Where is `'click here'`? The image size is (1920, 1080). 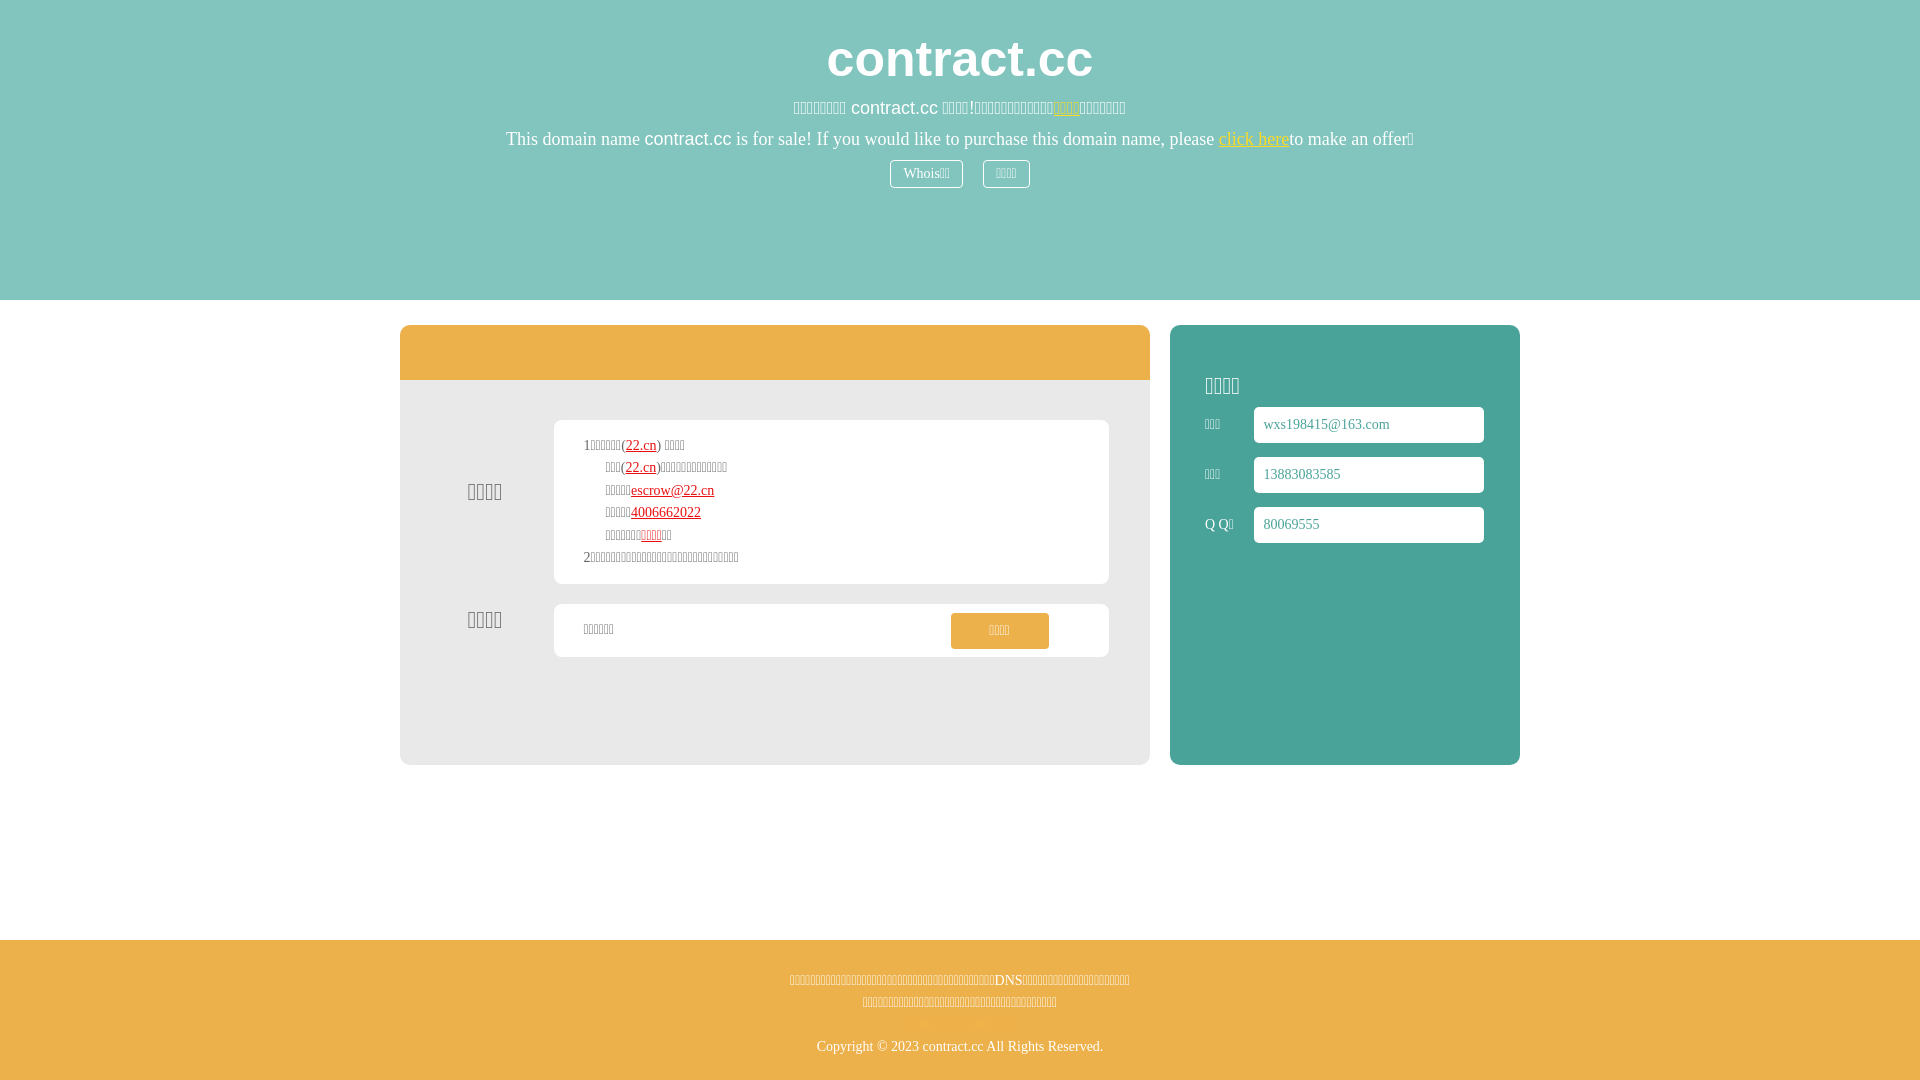 'click here' is located at coordinates (1252, 137).